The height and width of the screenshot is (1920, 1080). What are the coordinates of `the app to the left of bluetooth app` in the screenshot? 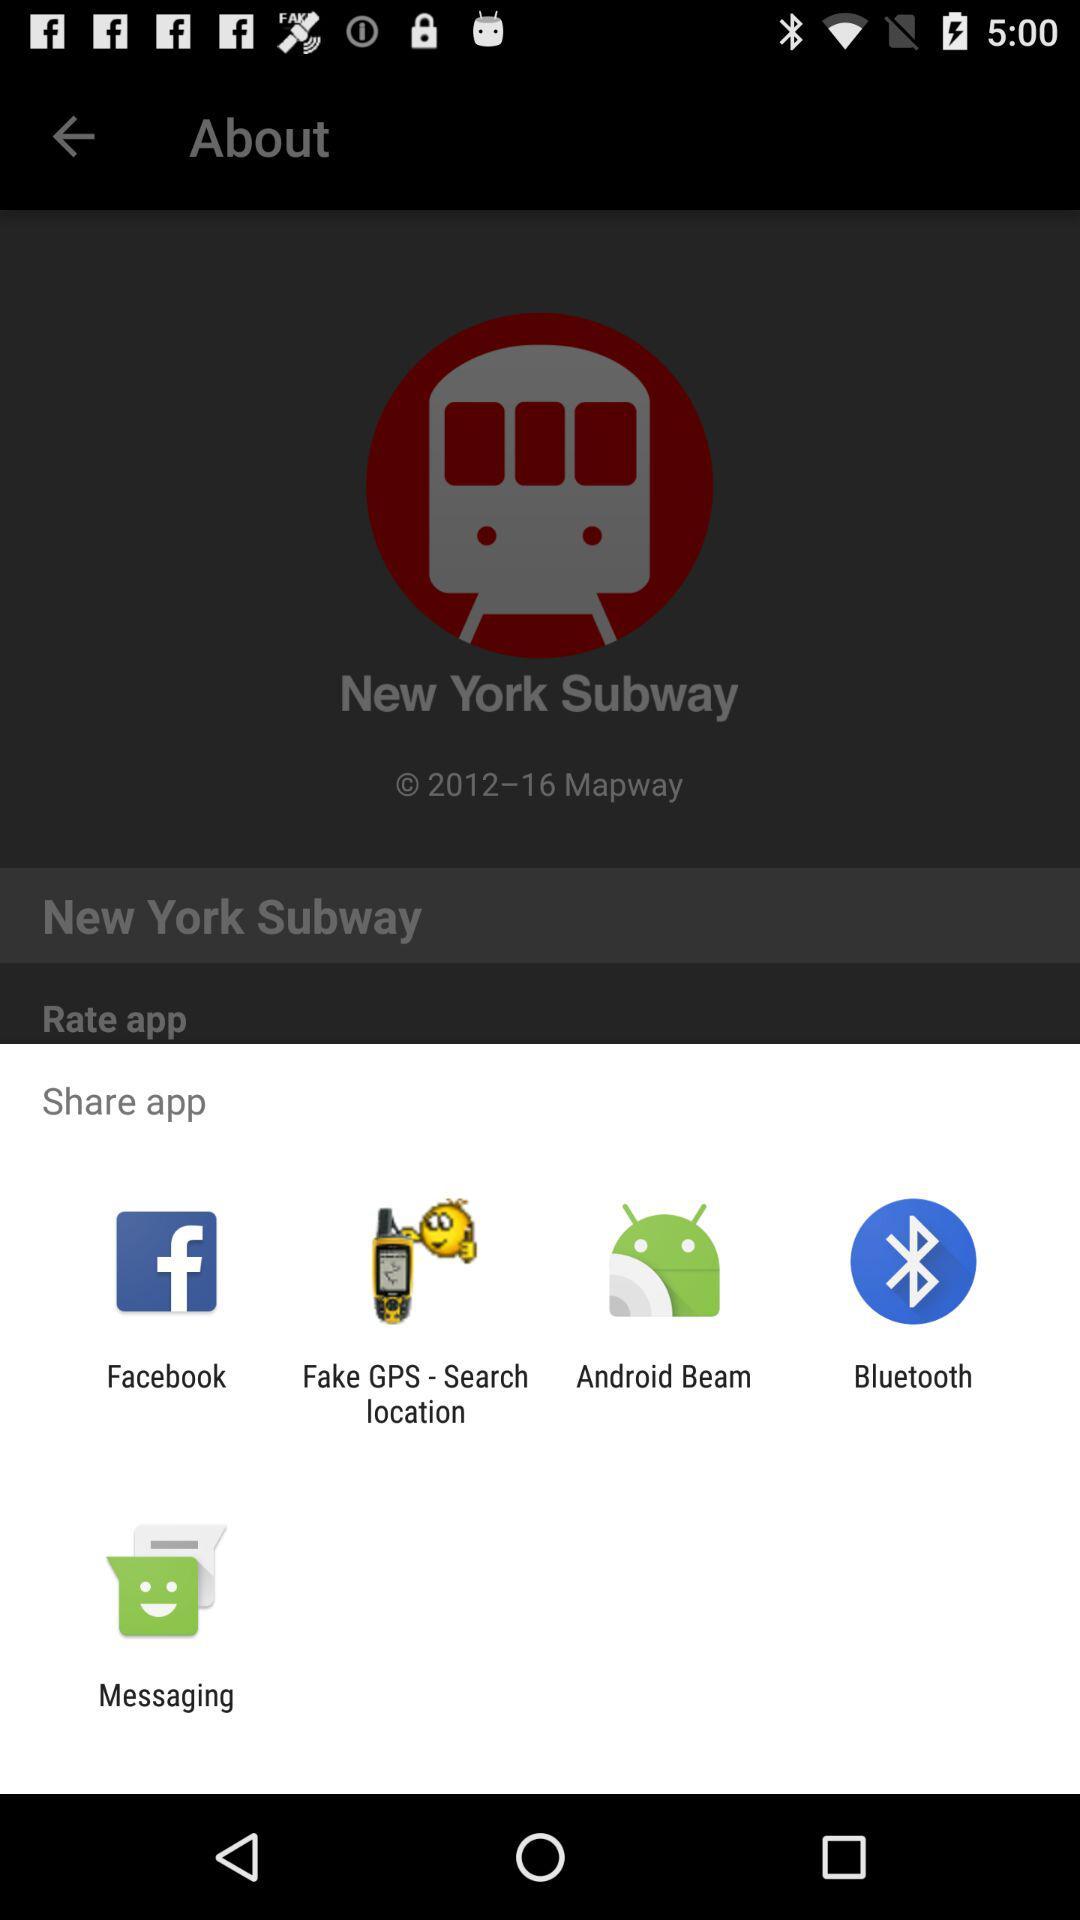 It's located at (664, 1392).